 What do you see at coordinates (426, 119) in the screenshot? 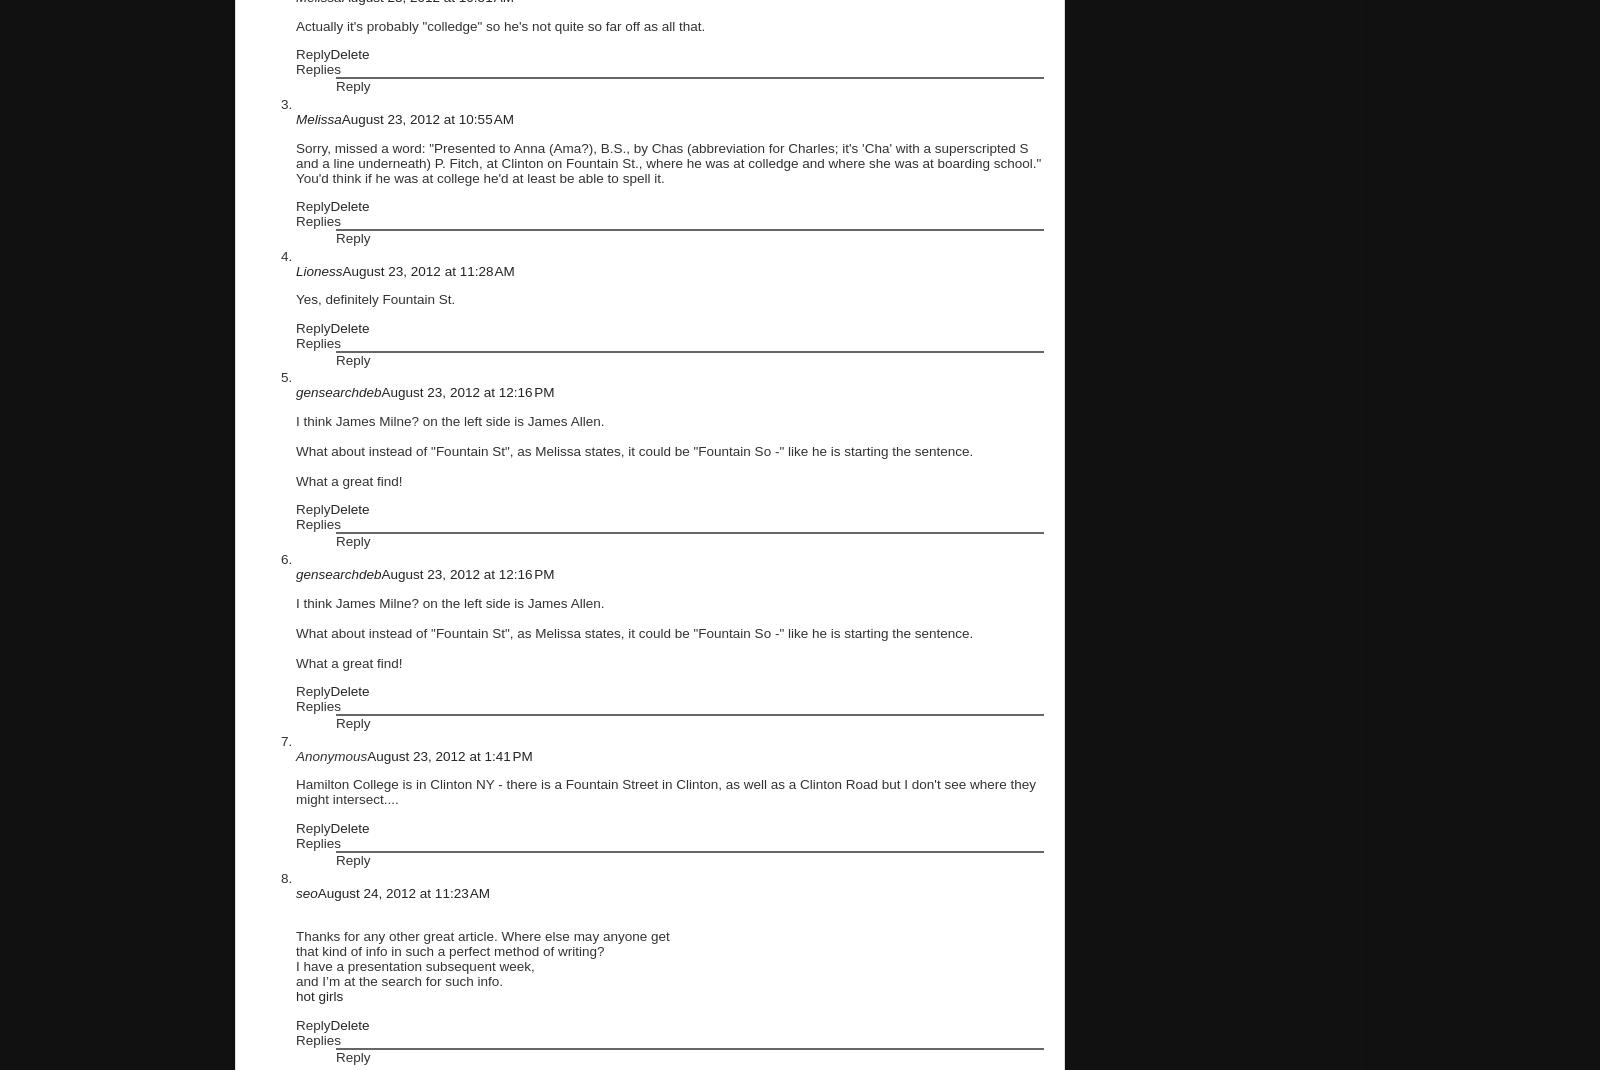
I see `'August 23, 2012 at 10:55 AM'` at bounding box center [426, 119].